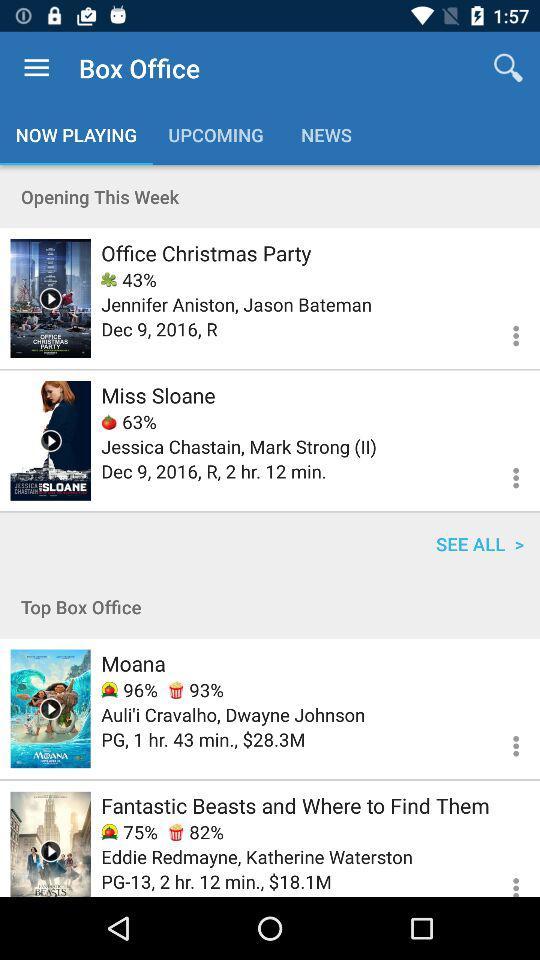 This screenshot has height=960, width=540. What do you see at coordinates (503, 877) in the screenshot?
I see `show more options` at bounding box center [503, 877].